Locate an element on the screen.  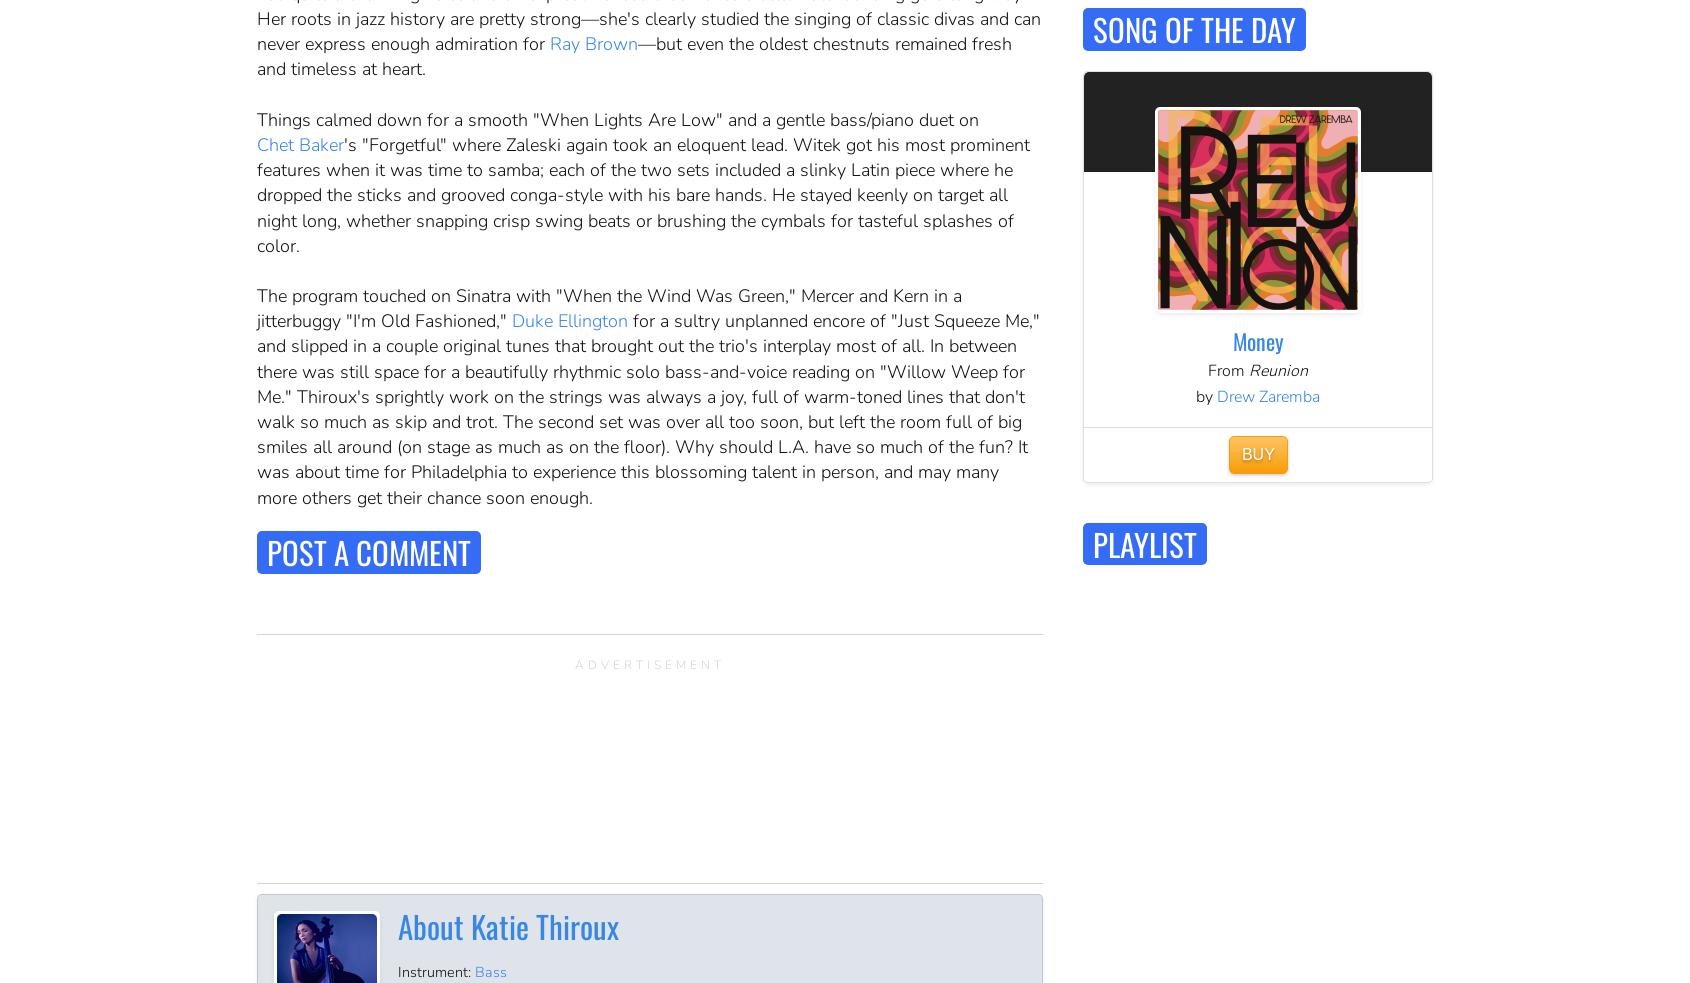
'Ray Brown' is located at coordinates (593, 43).